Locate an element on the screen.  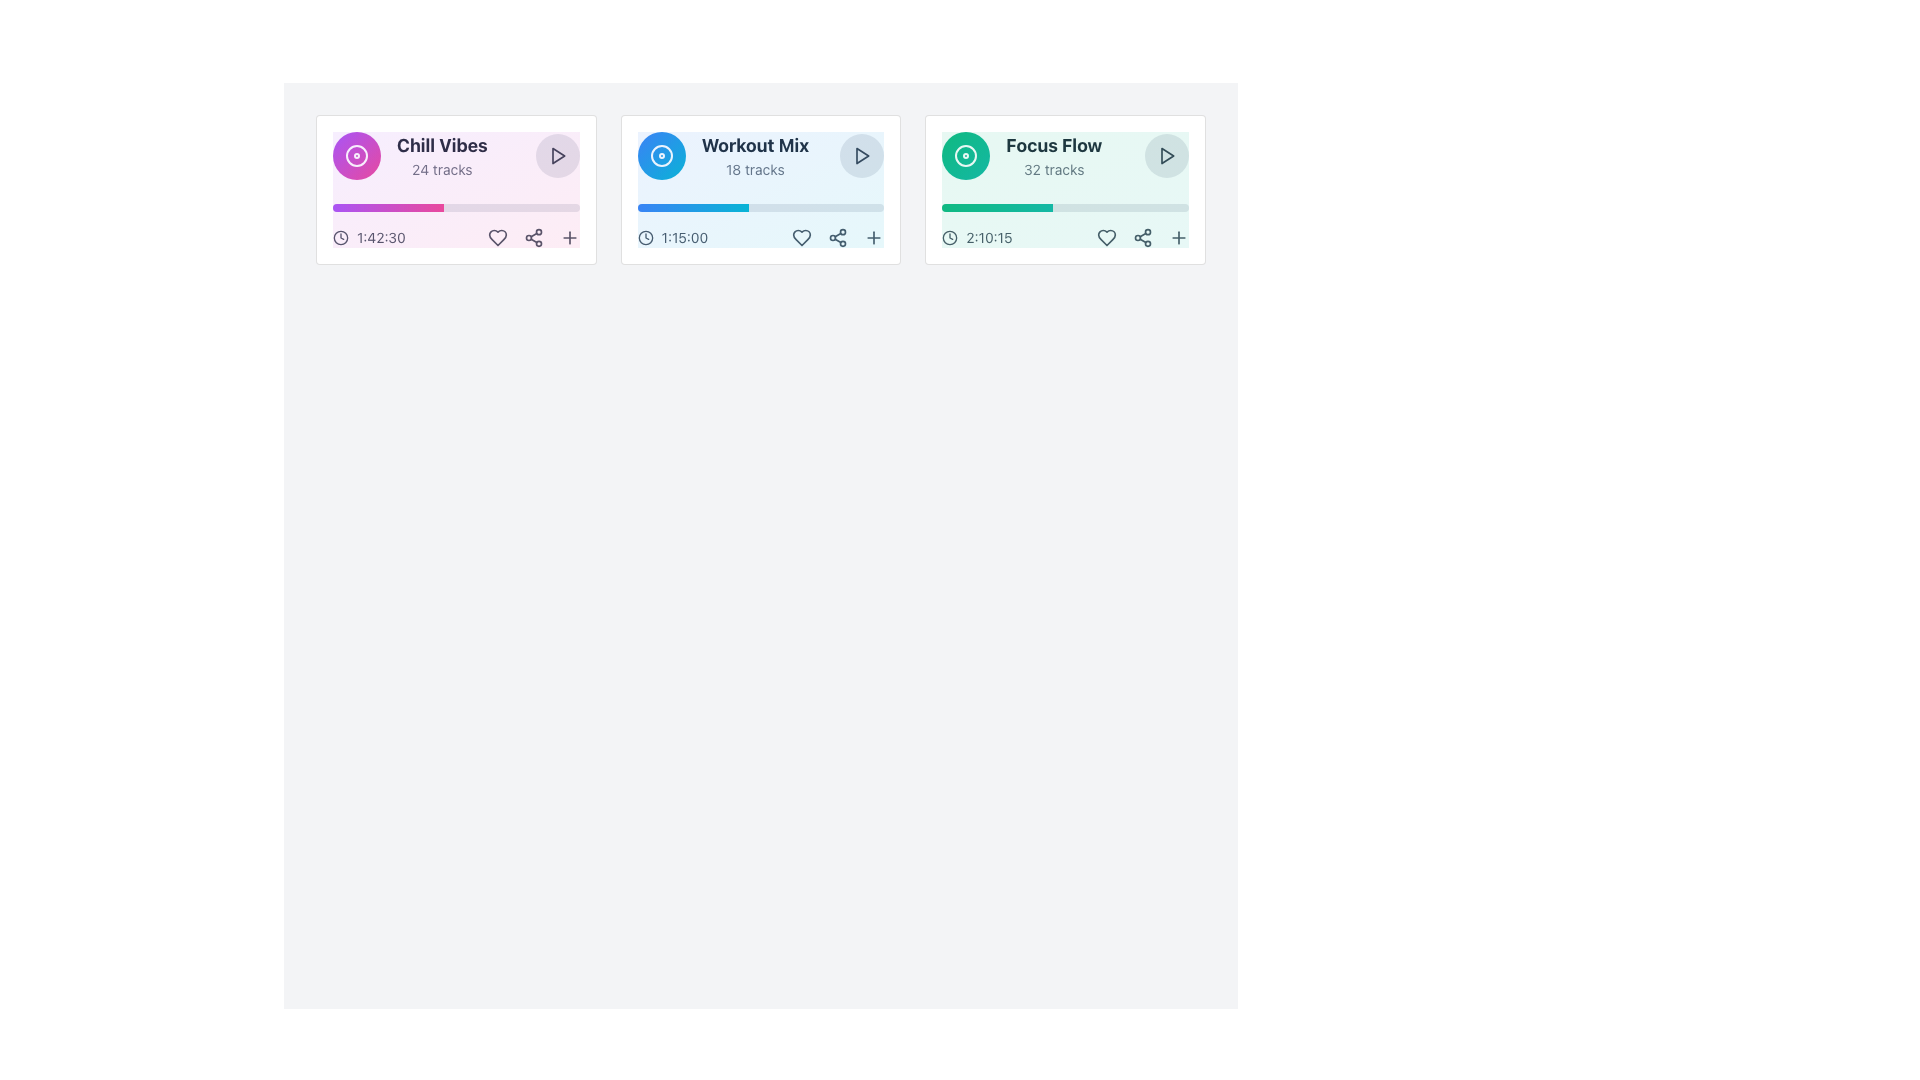
time duration displayed in the Text with icon component, which shows '1:15:00' next to a clock icon is located at coordinates (672, 237).